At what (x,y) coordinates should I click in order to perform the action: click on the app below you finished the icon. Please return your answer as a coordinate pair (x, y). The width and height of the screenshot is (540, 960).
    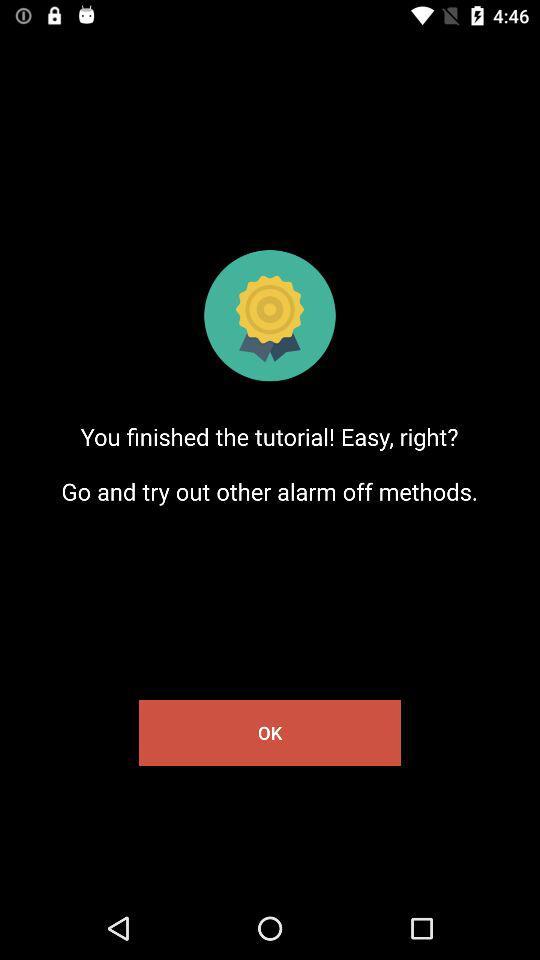
    Looking at the image, I should click on (270, 731).